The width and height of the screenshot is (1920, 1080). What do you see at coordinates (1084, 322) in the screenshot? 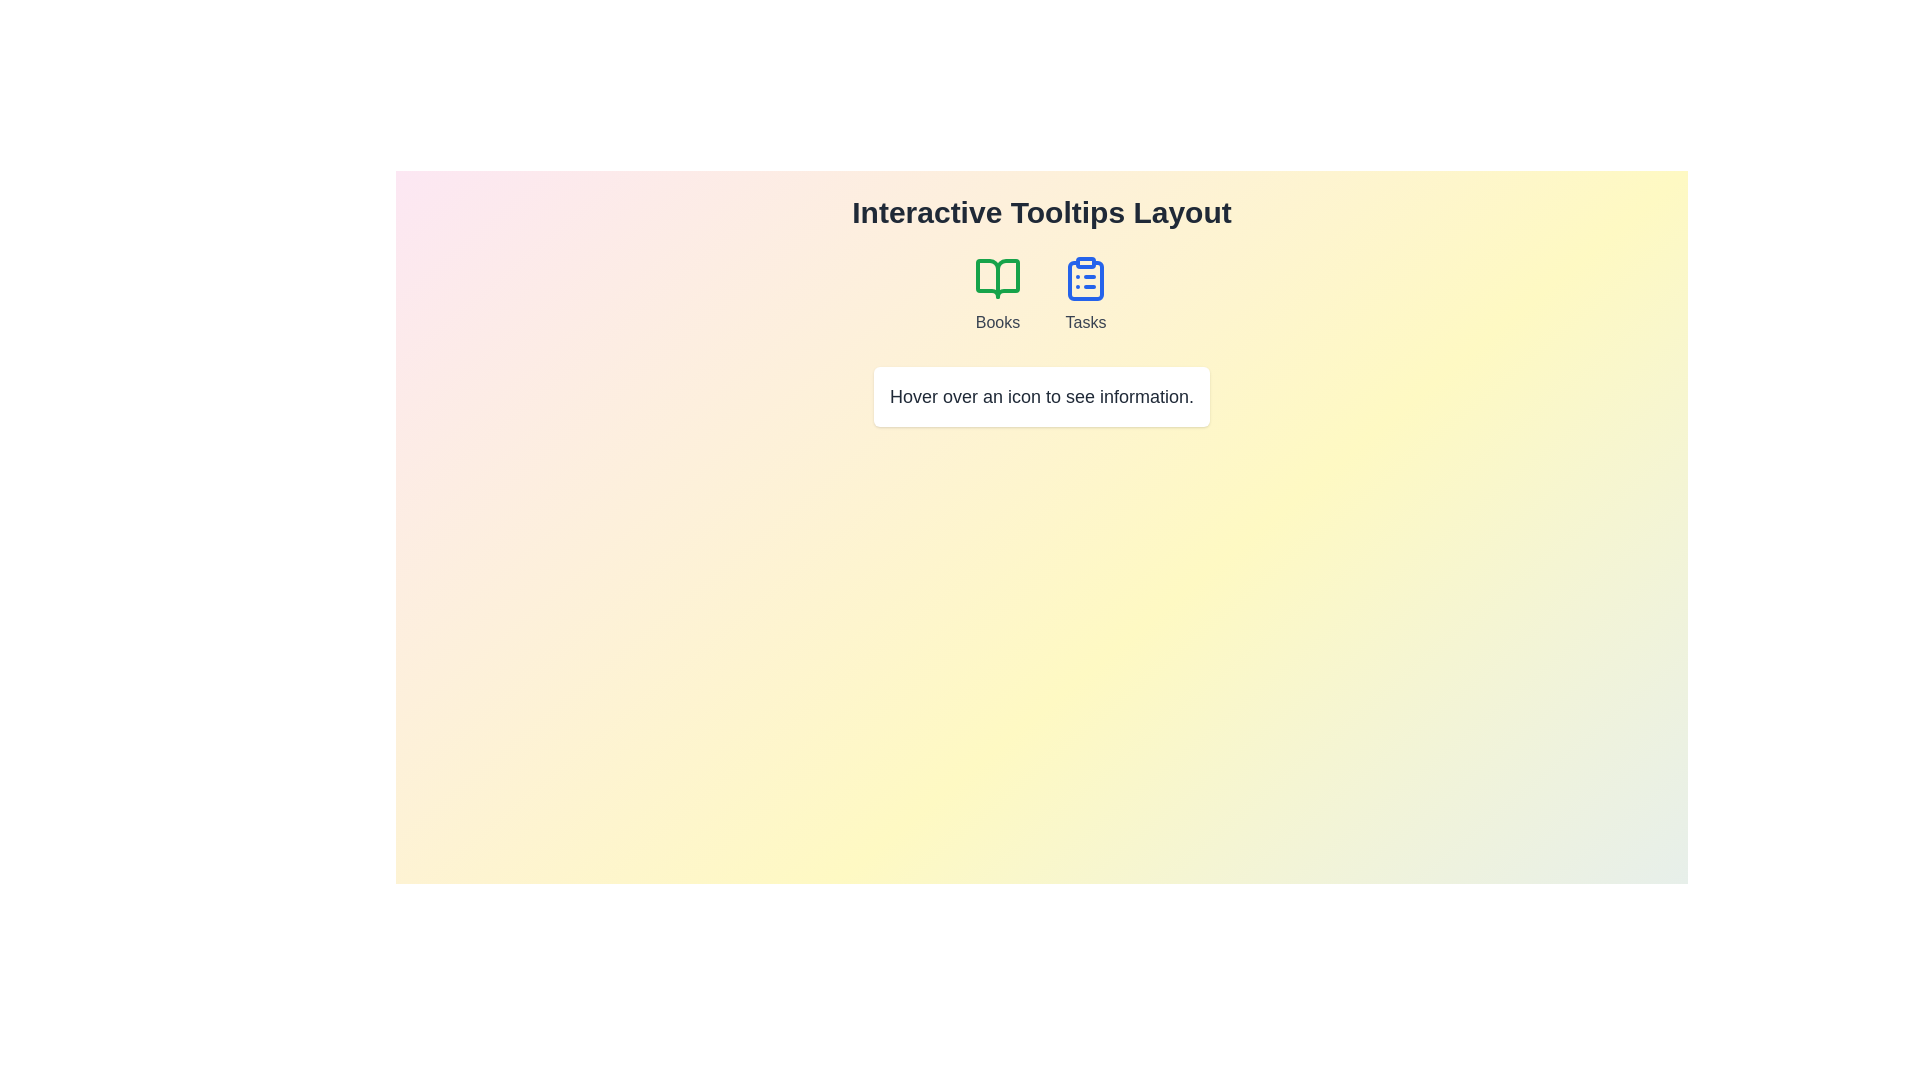
I see `the text label located directly below the blue clipboard icon to associate it with the icon above` at bounding box center [1084, 322].